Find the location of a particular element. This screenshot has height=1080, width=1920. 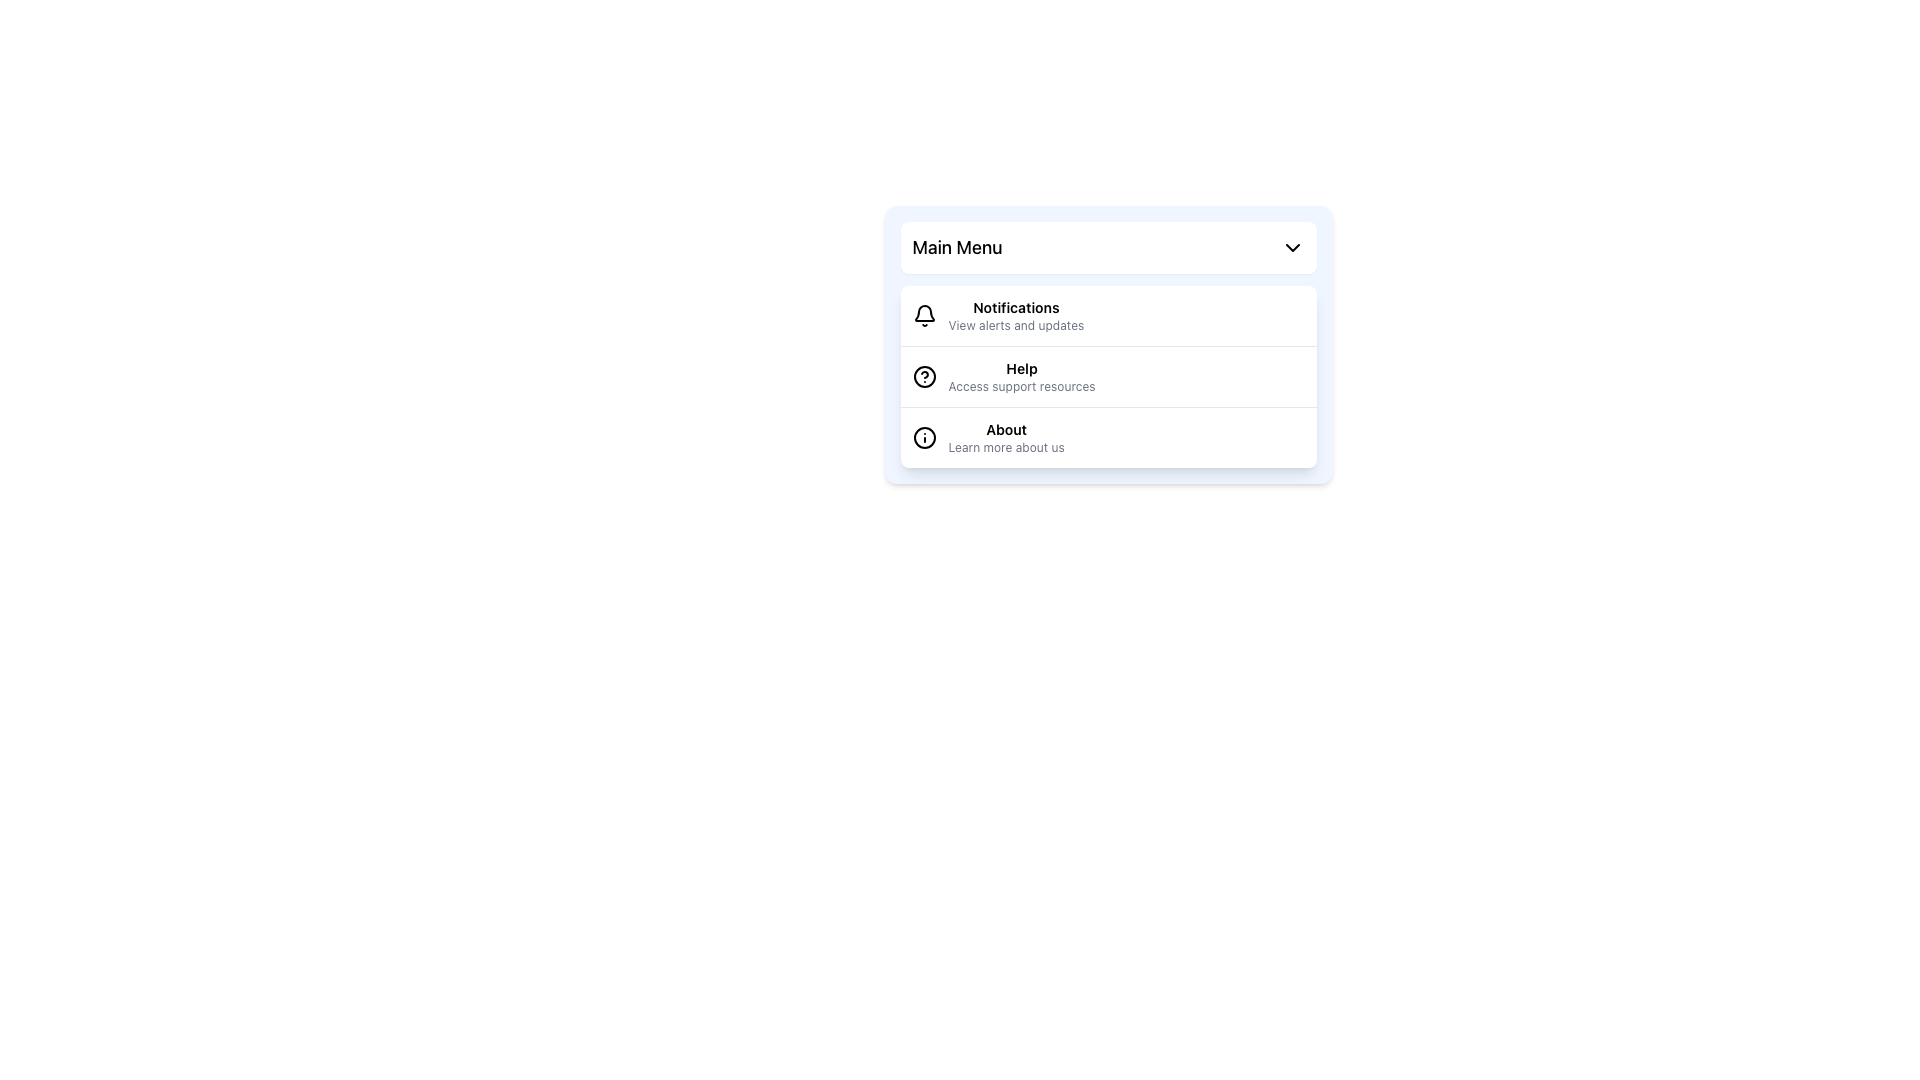

the 'About' menu item located in the bottom section of the 'Main Menu' is located at coordinates (1006, 437).